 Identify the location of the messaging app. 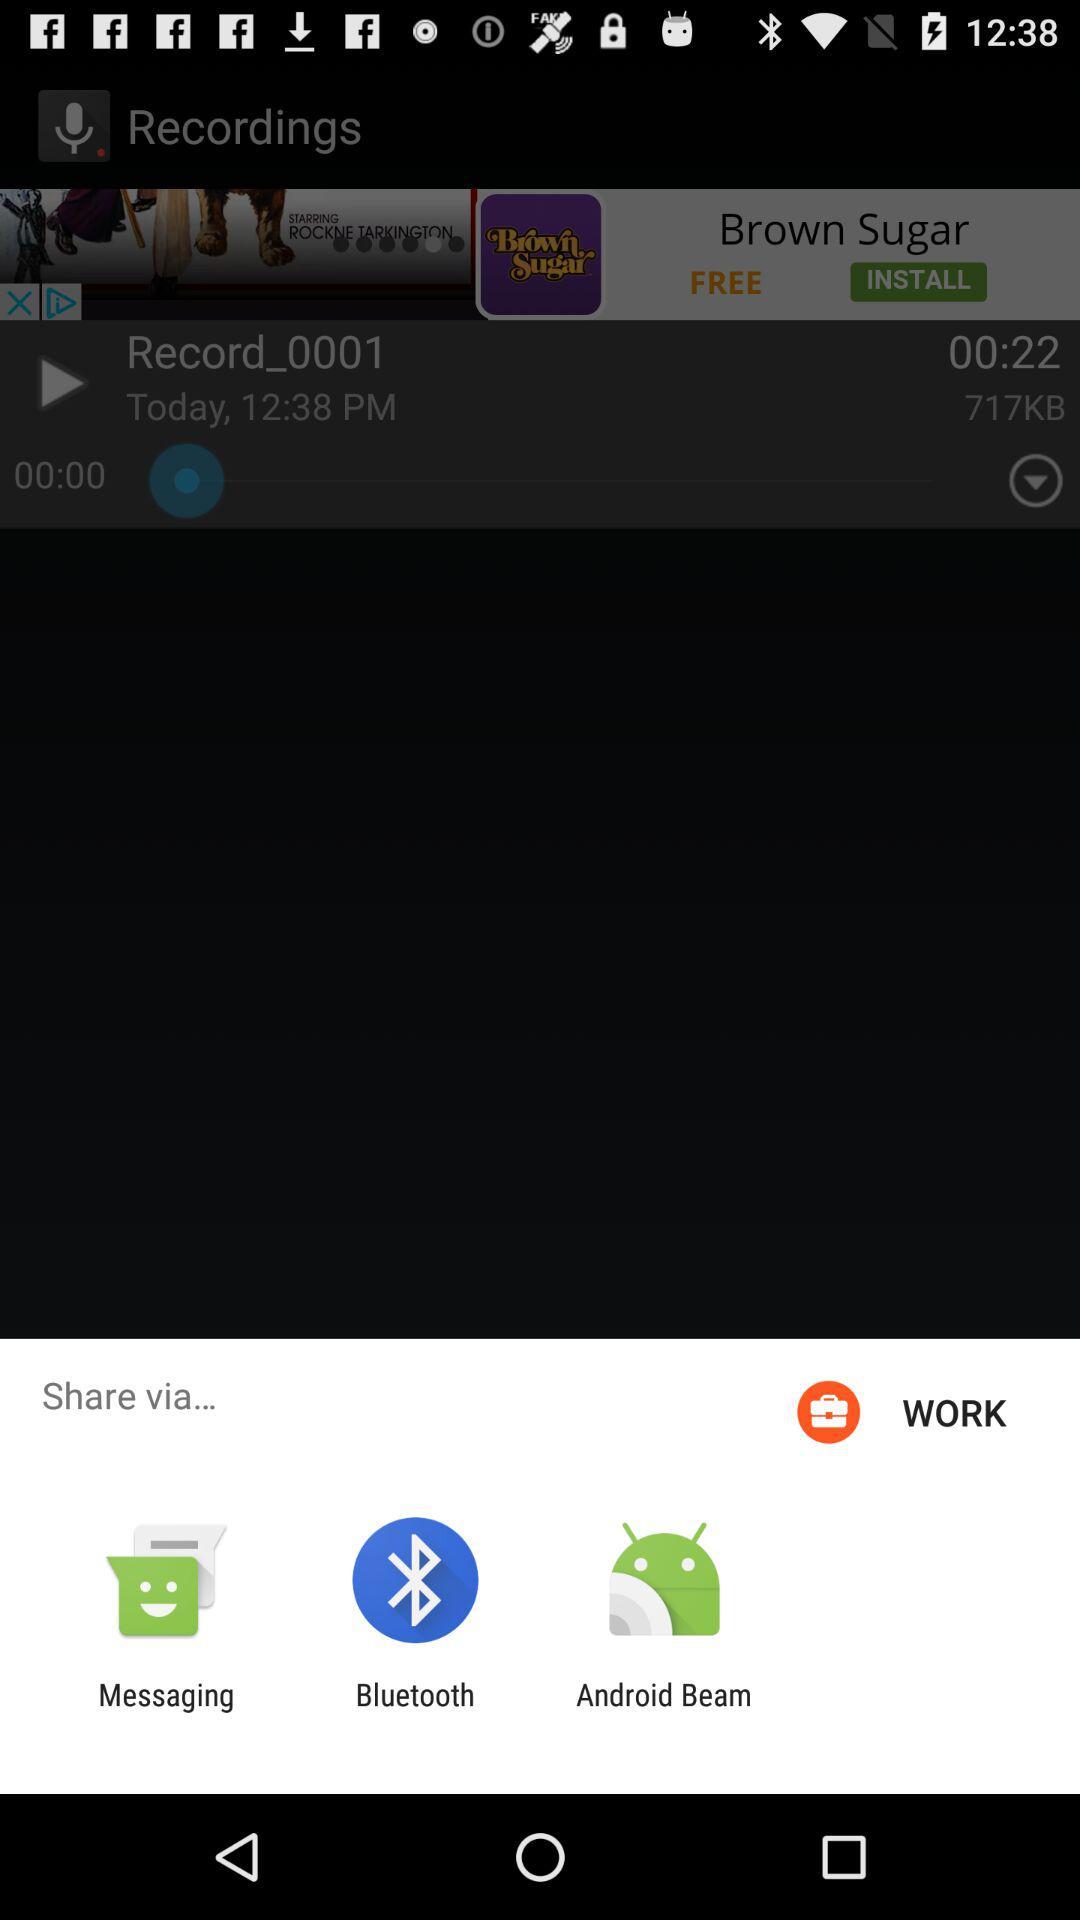
(165, 1711).